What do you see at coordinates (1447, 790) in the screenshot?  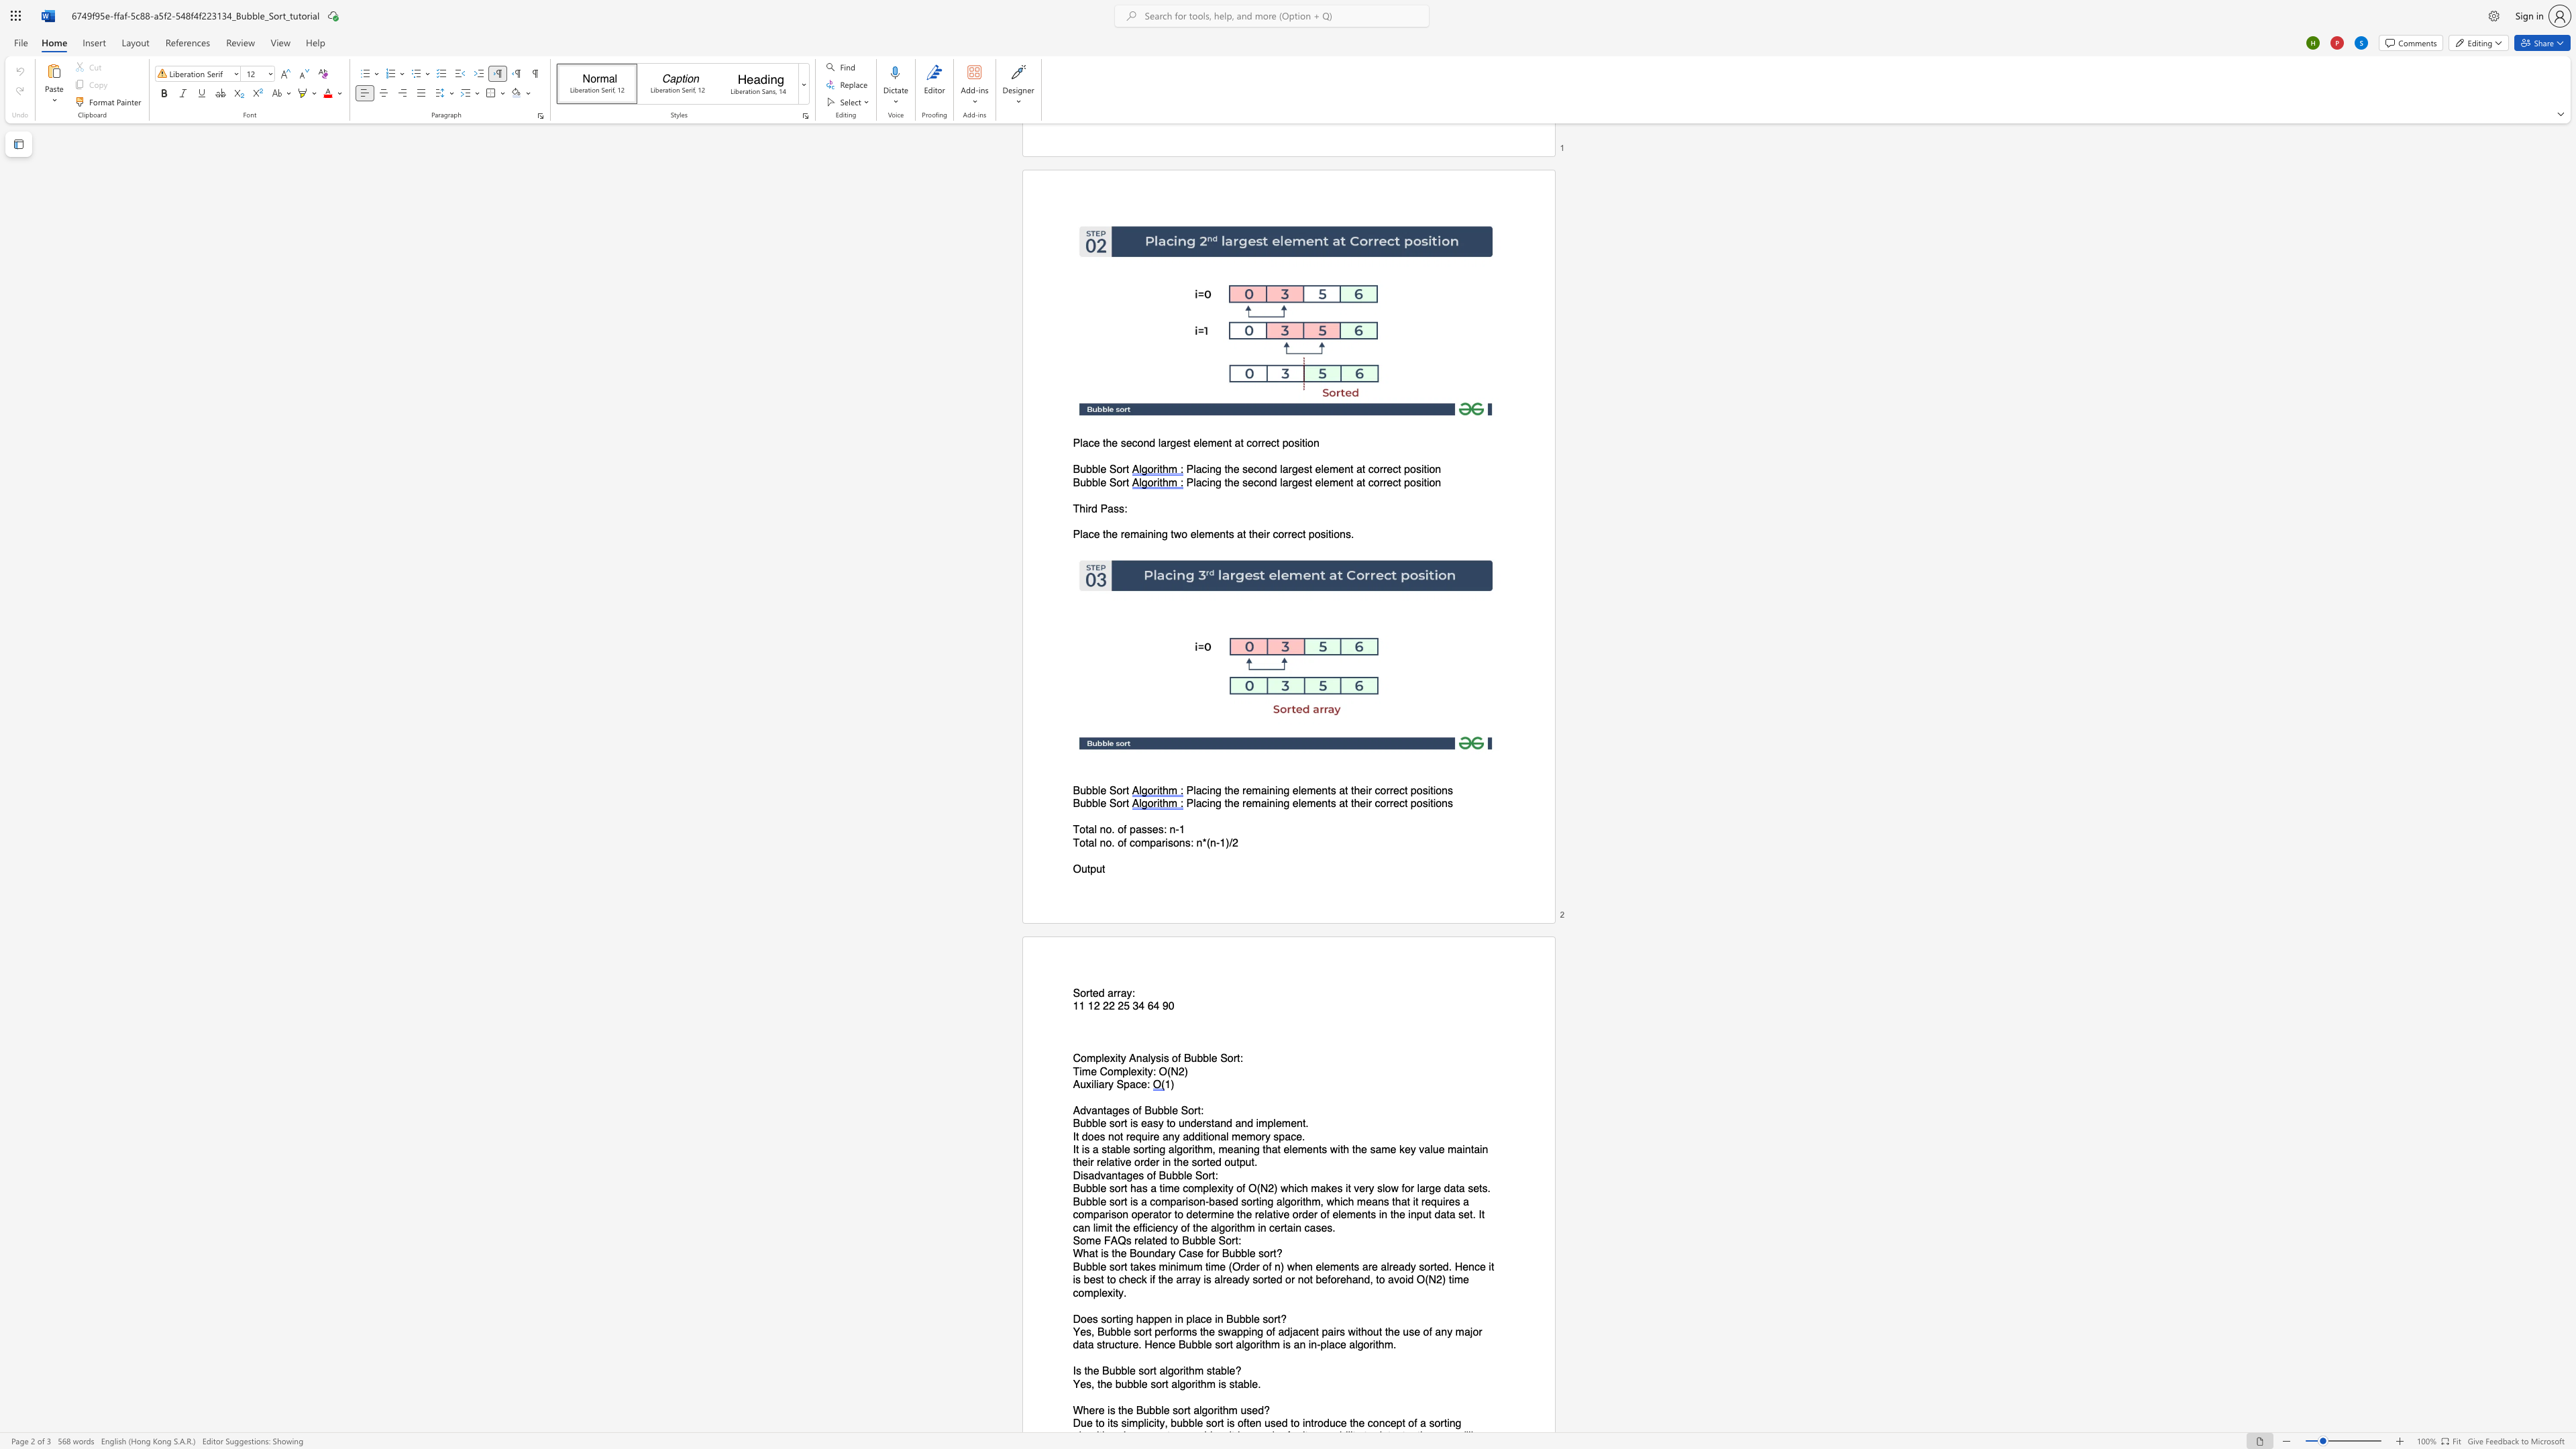 I see `the space between the continuous character "n" and "s" in the text` at bounding box center [1447, 790].